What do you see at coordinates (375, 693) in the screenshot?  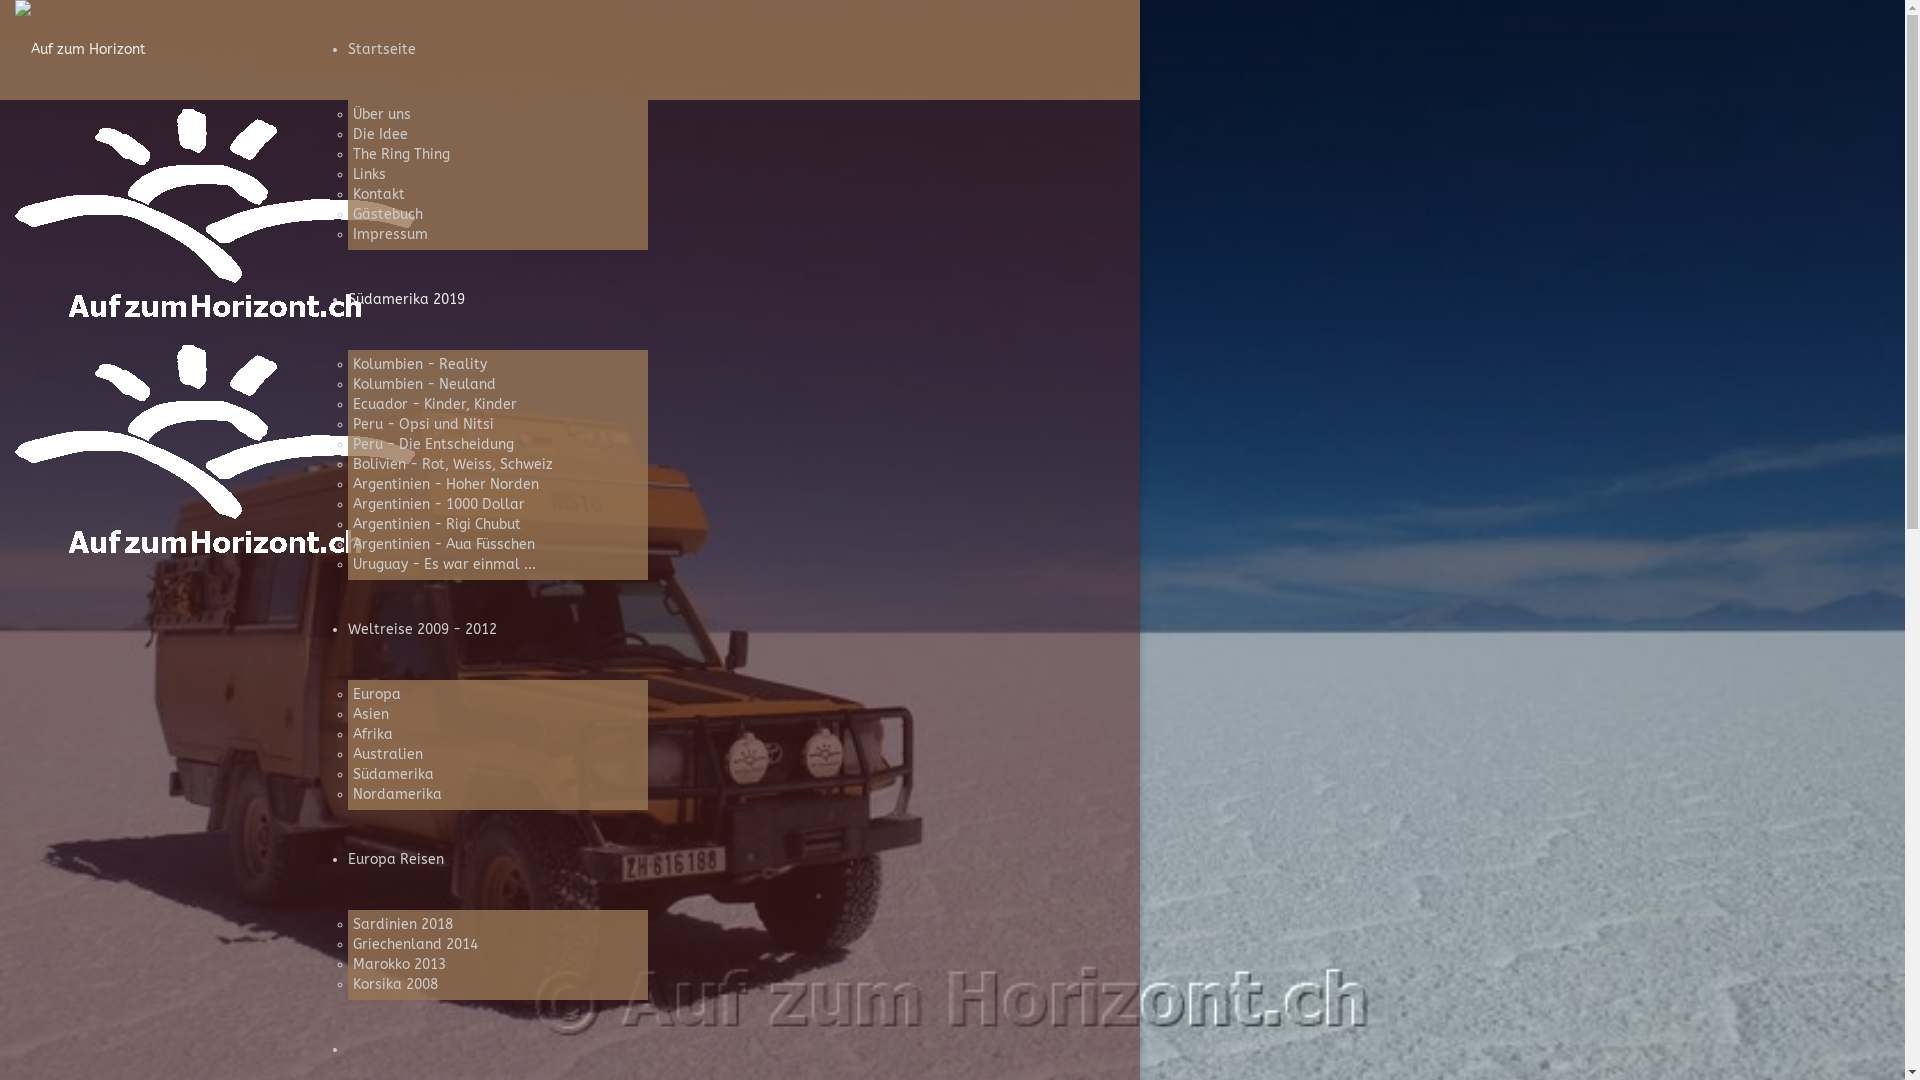 I see `'Europa'` at bounding box center [375, 693].